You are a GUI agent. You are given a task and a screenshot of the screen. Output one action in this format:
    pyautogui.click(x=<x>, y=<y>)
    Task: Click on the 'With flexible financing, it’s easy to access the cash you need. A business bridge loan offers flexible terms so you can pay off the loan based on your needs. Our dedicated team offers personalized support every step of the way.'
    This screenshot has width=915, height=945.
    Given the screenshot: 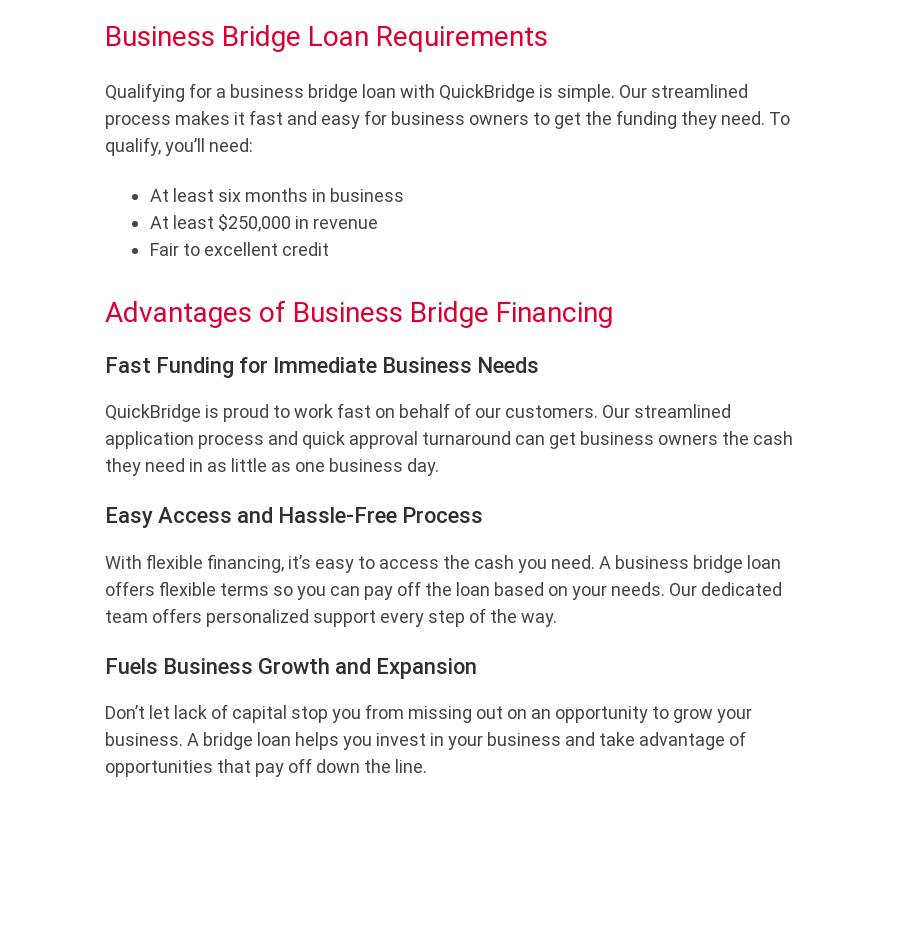 What is the action you would take?
    pyautogui.click(x=443, y=588)
    